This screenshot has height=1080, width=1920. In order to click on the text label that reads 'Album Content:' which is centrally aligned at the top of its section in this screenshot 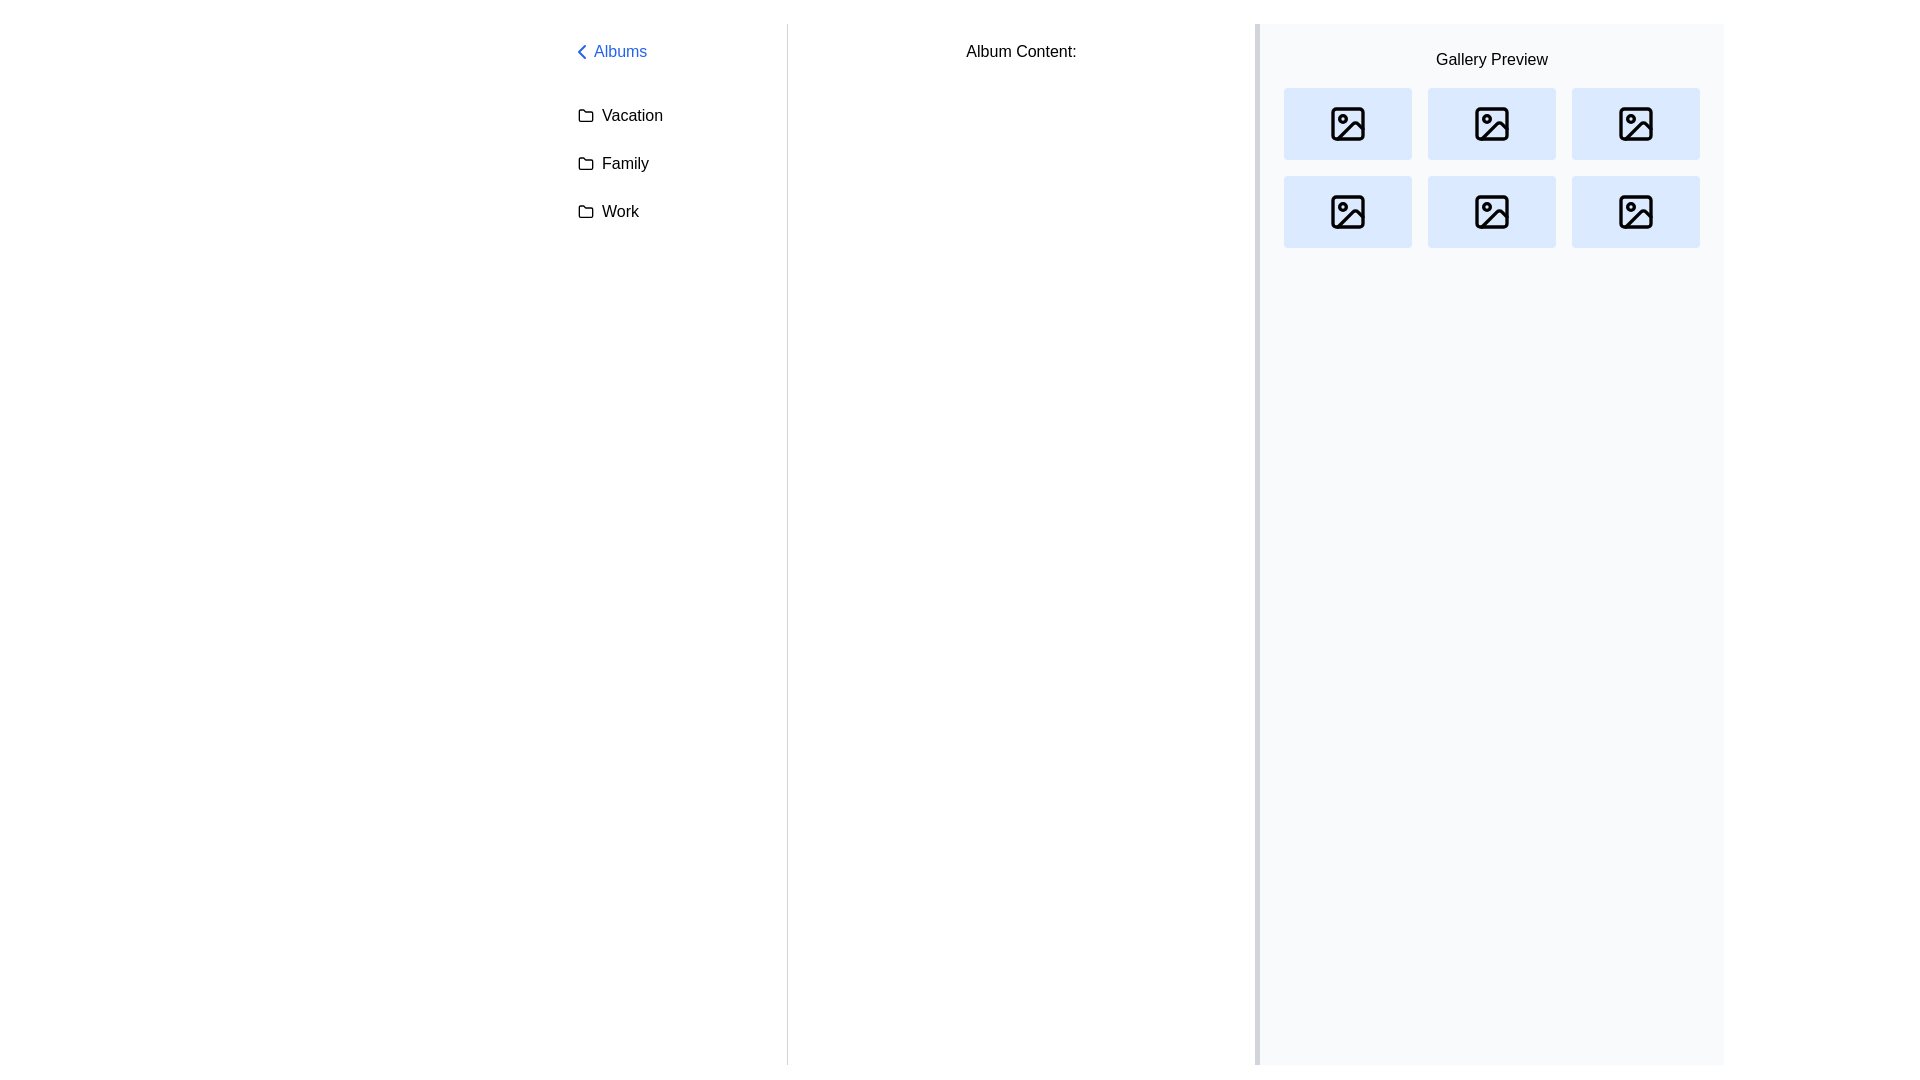, I will do `click(1021, 50)`.